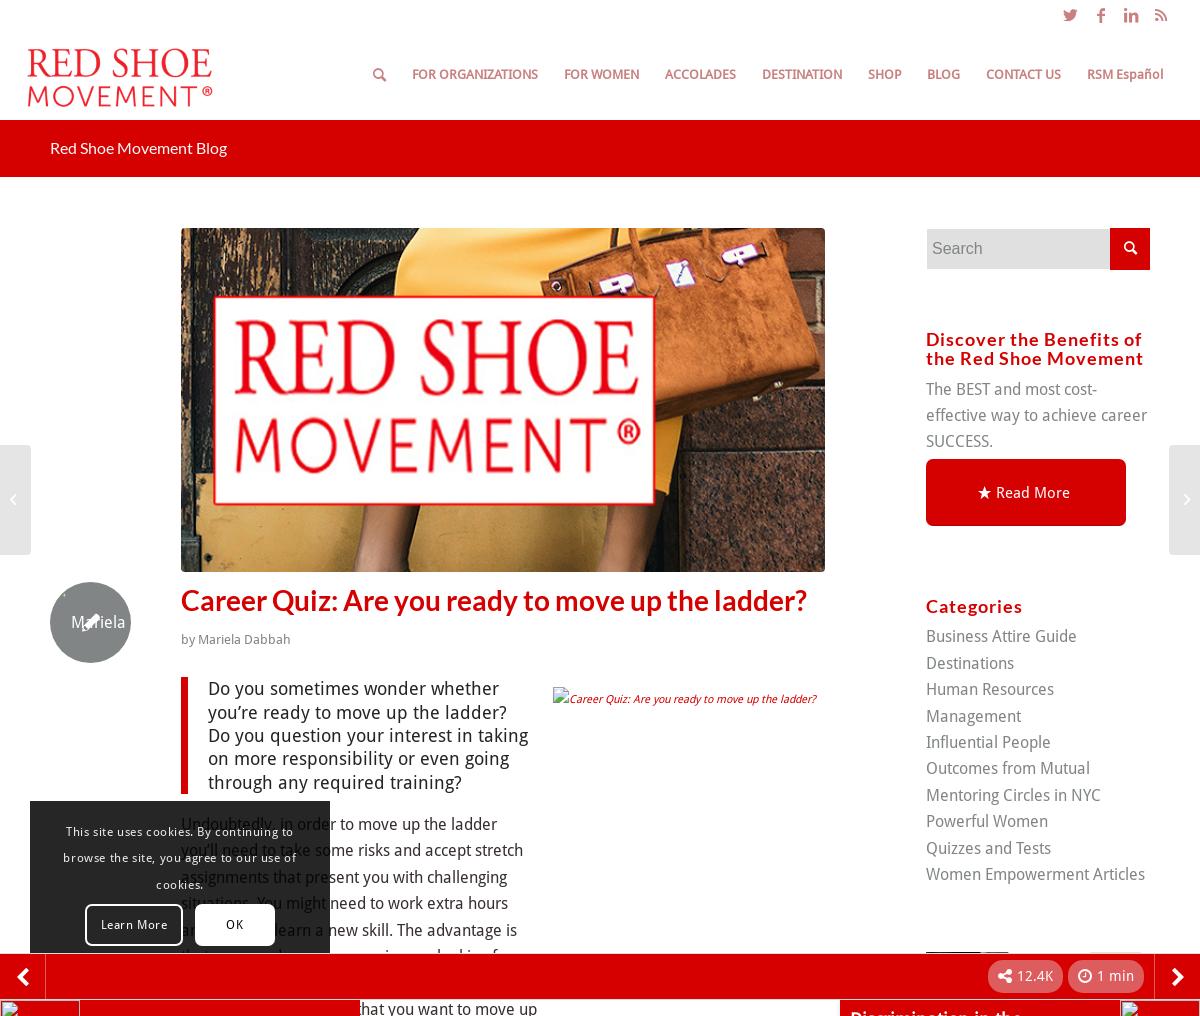  I want to click on 'Career Quiz: Are you ready to move up the ladder?', so click(493, 600).